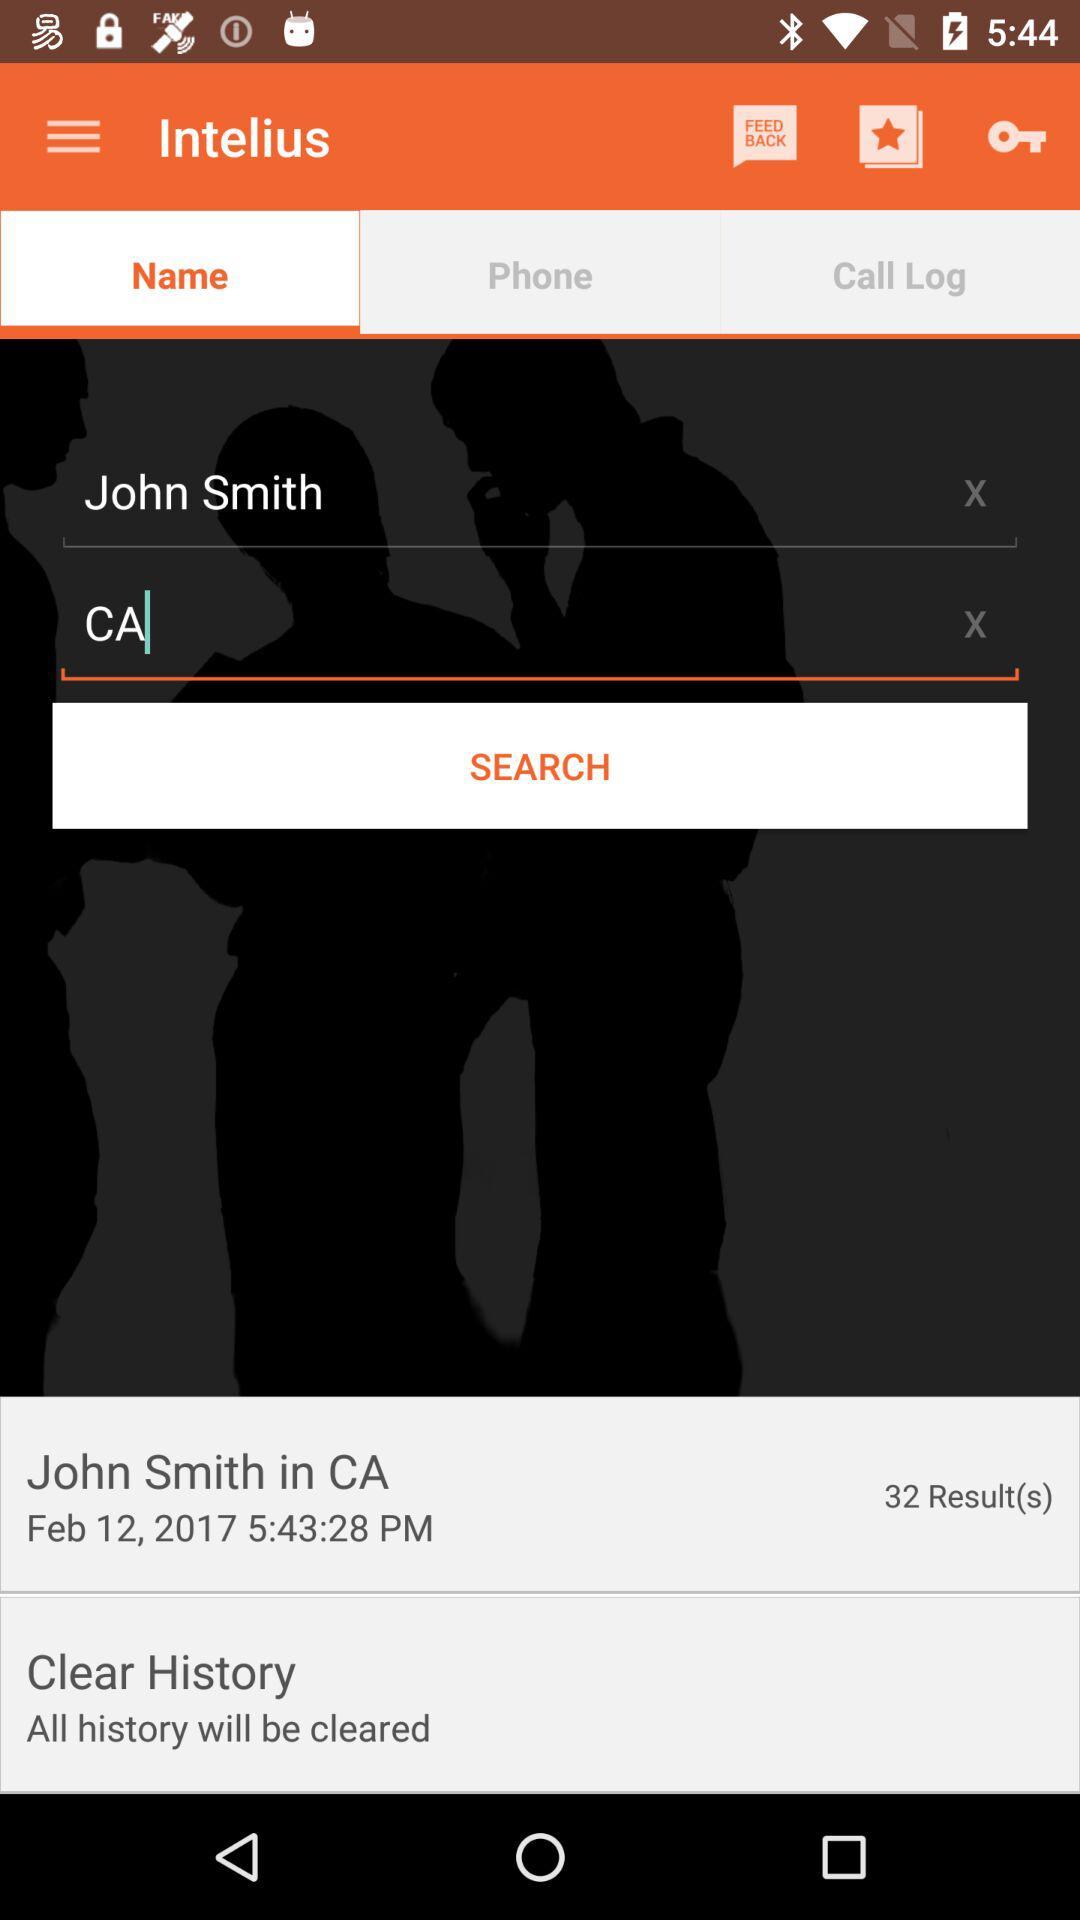 This screenshot has height=1920, width=1080. What do you see at coordinates (229, 1525) in the screenshot?
I see `icon below the john smith in` at bounding box center [229, 1525].